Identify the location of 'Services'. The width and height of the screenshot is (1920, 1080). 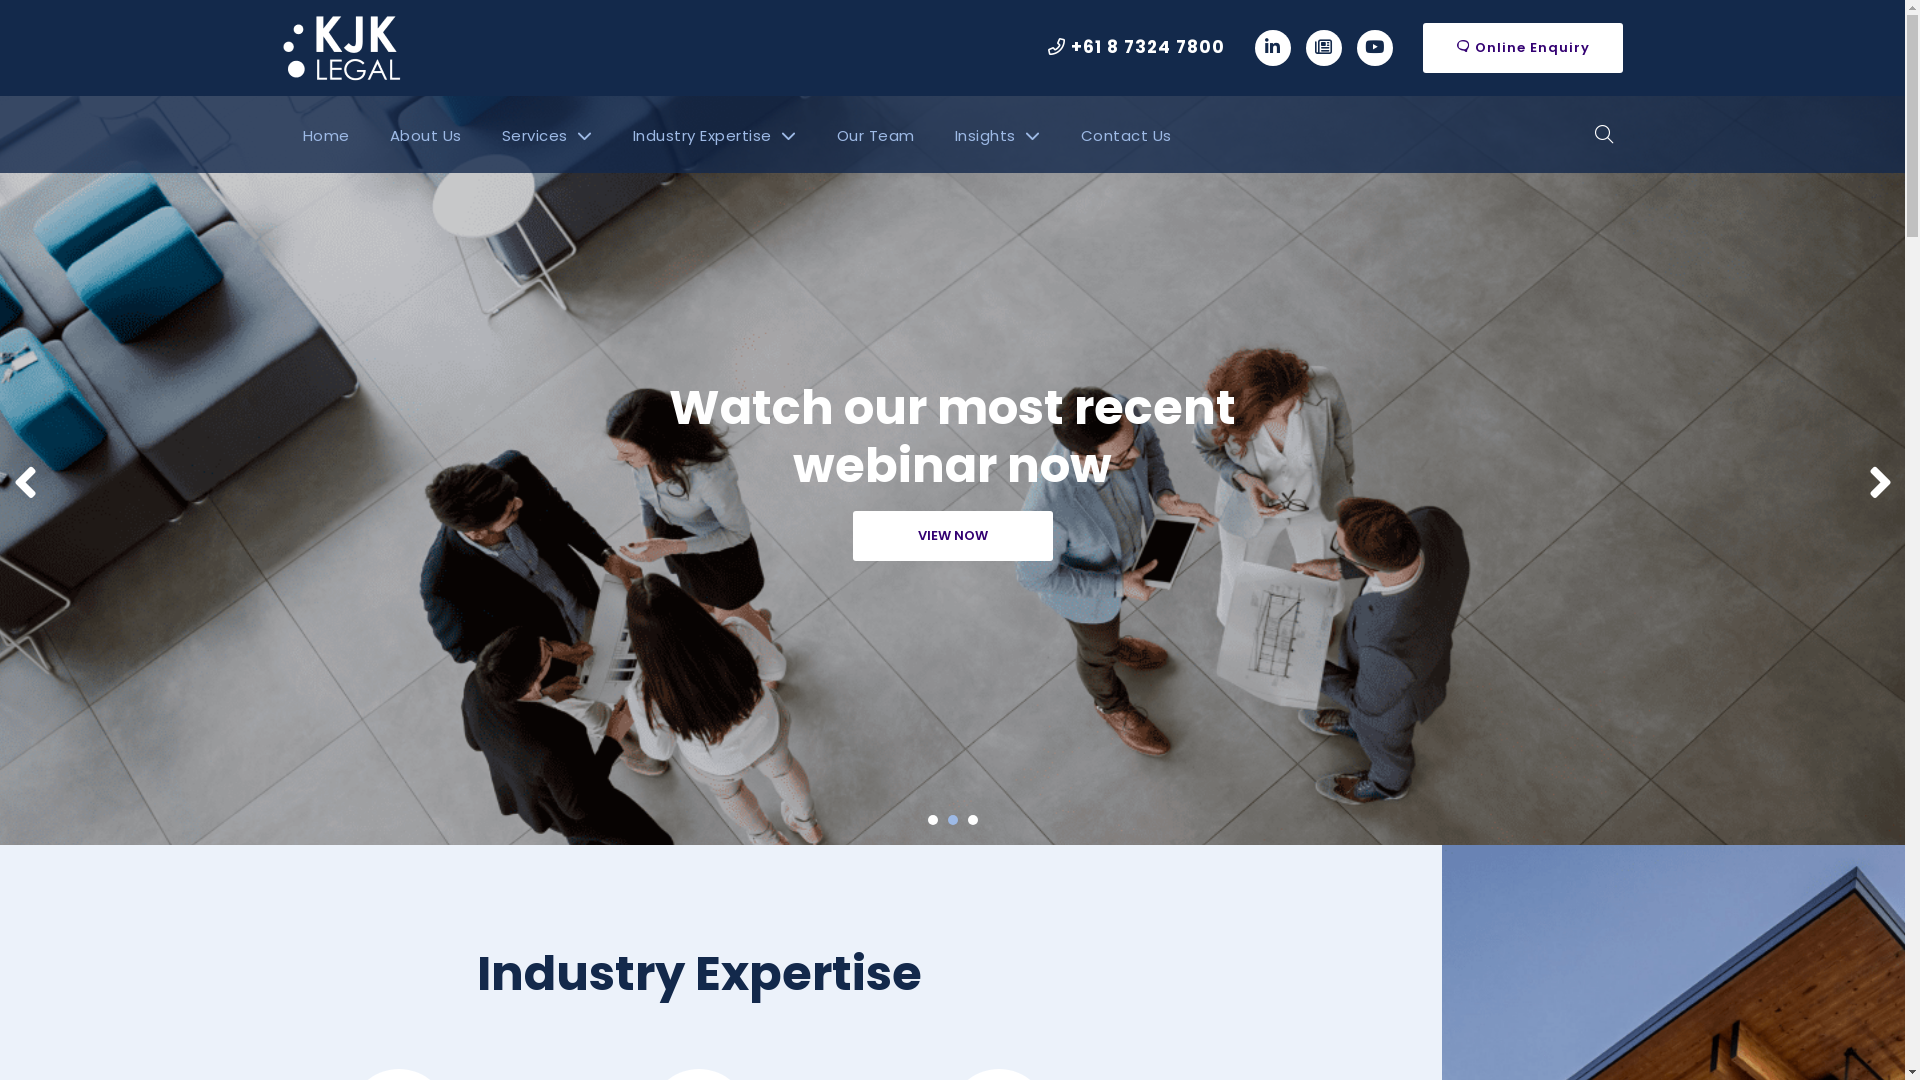
(481, 135).